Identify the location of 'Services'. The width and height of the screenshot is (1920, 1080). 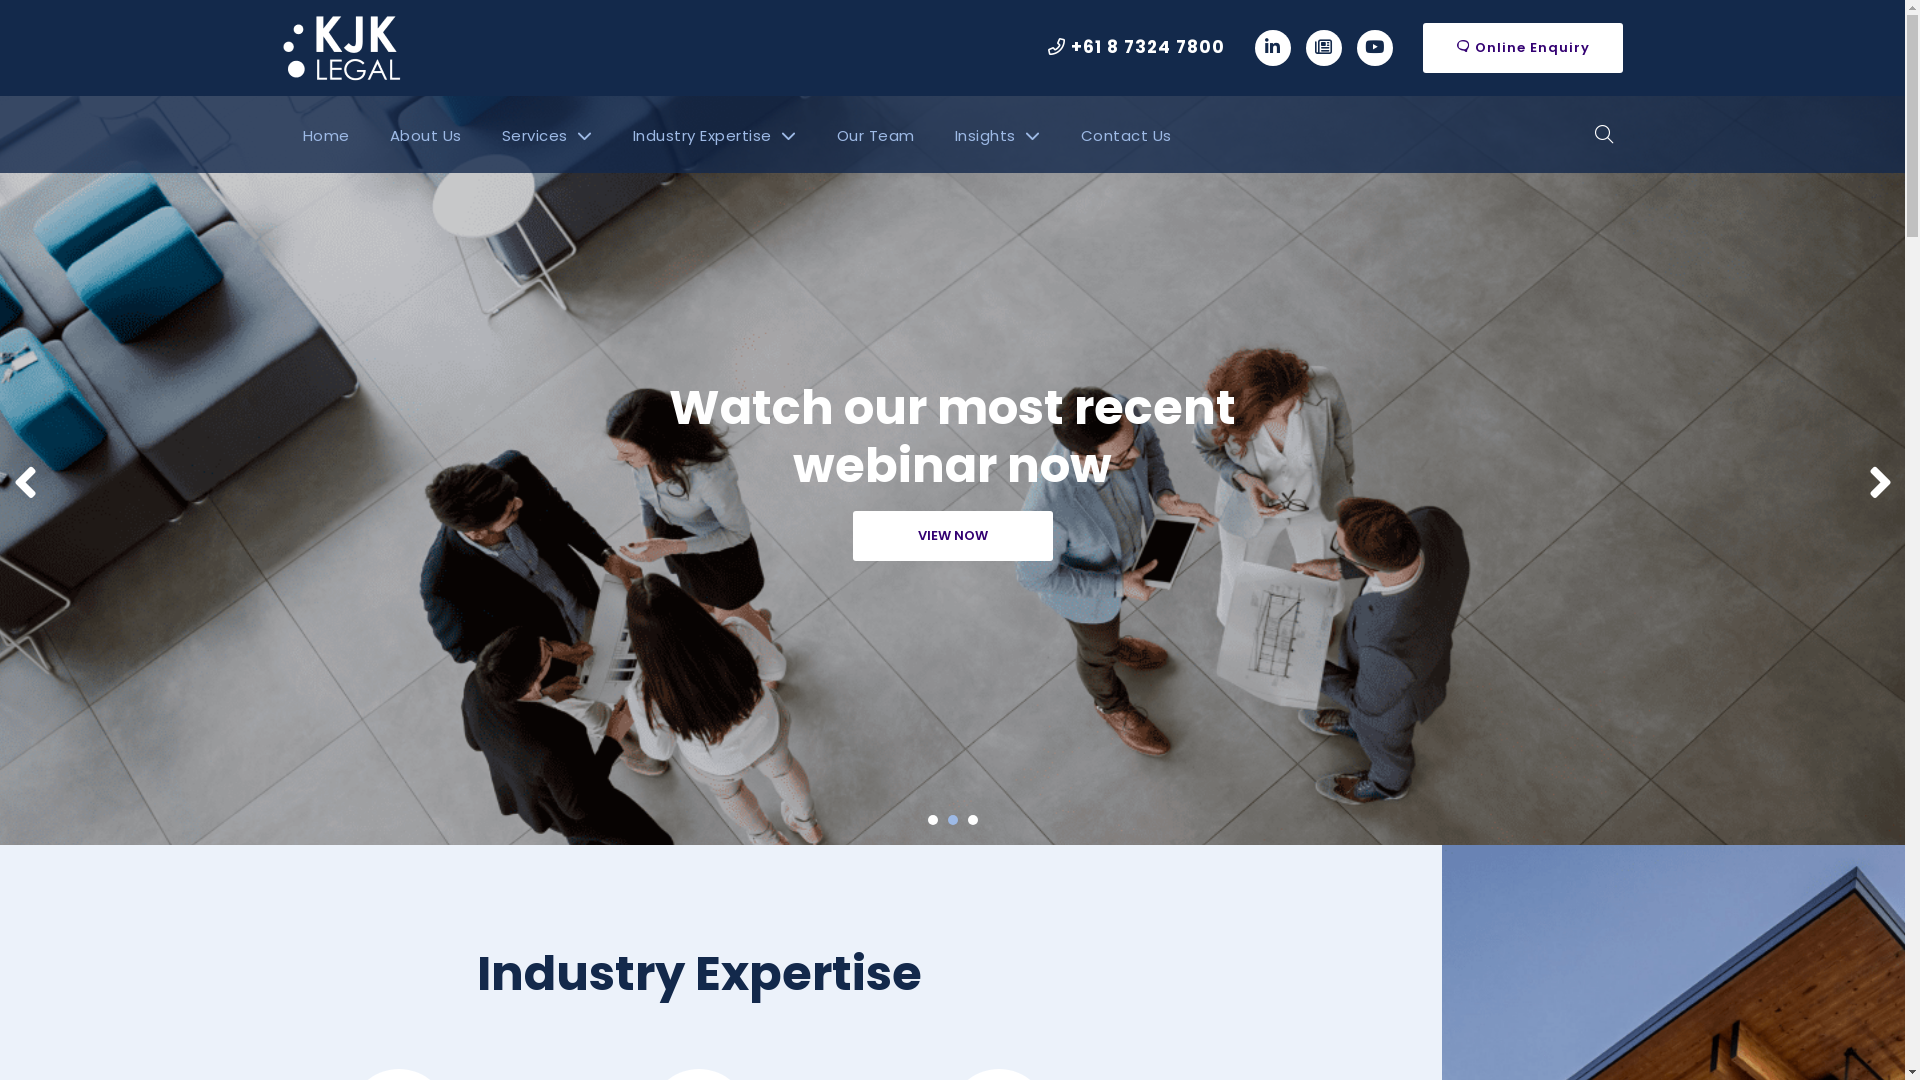
(481, 135).